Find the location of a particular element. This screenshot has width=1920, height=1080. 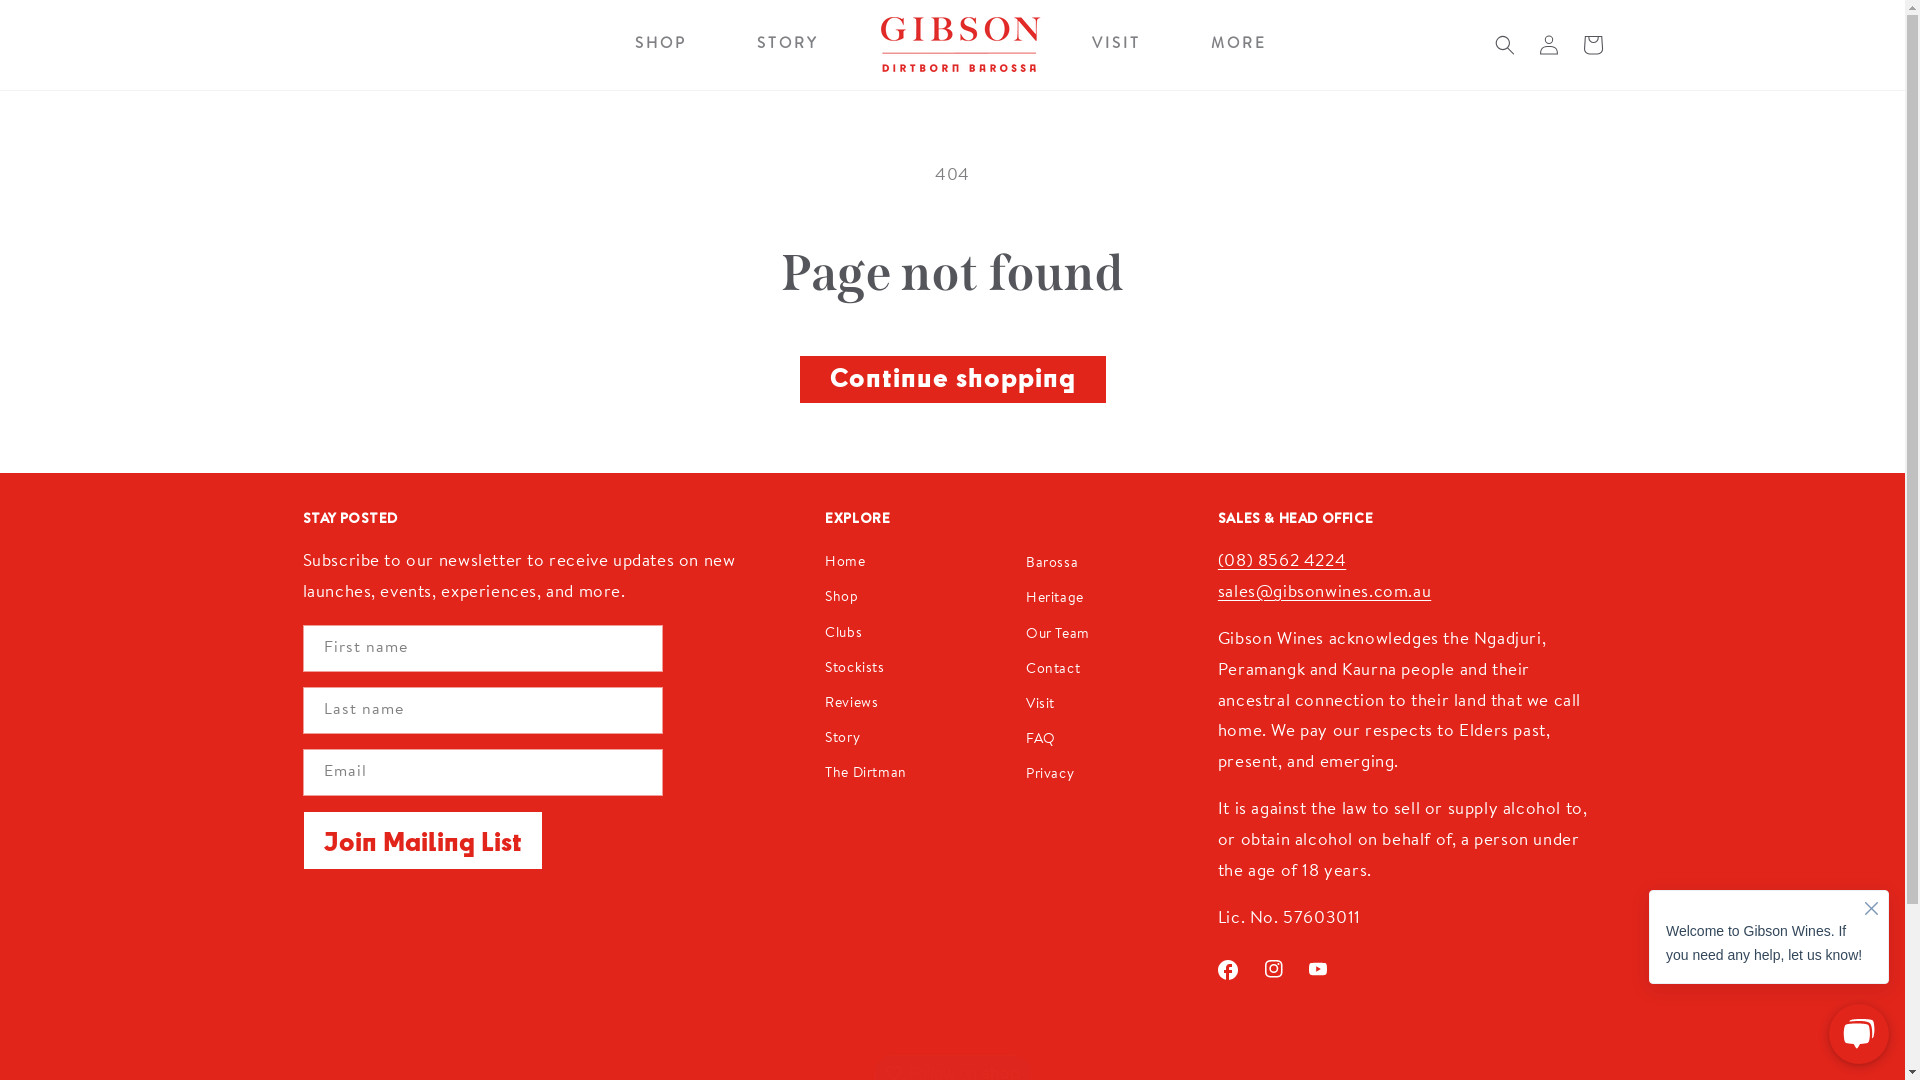

'STORY' is located at coordinates (786, 45).